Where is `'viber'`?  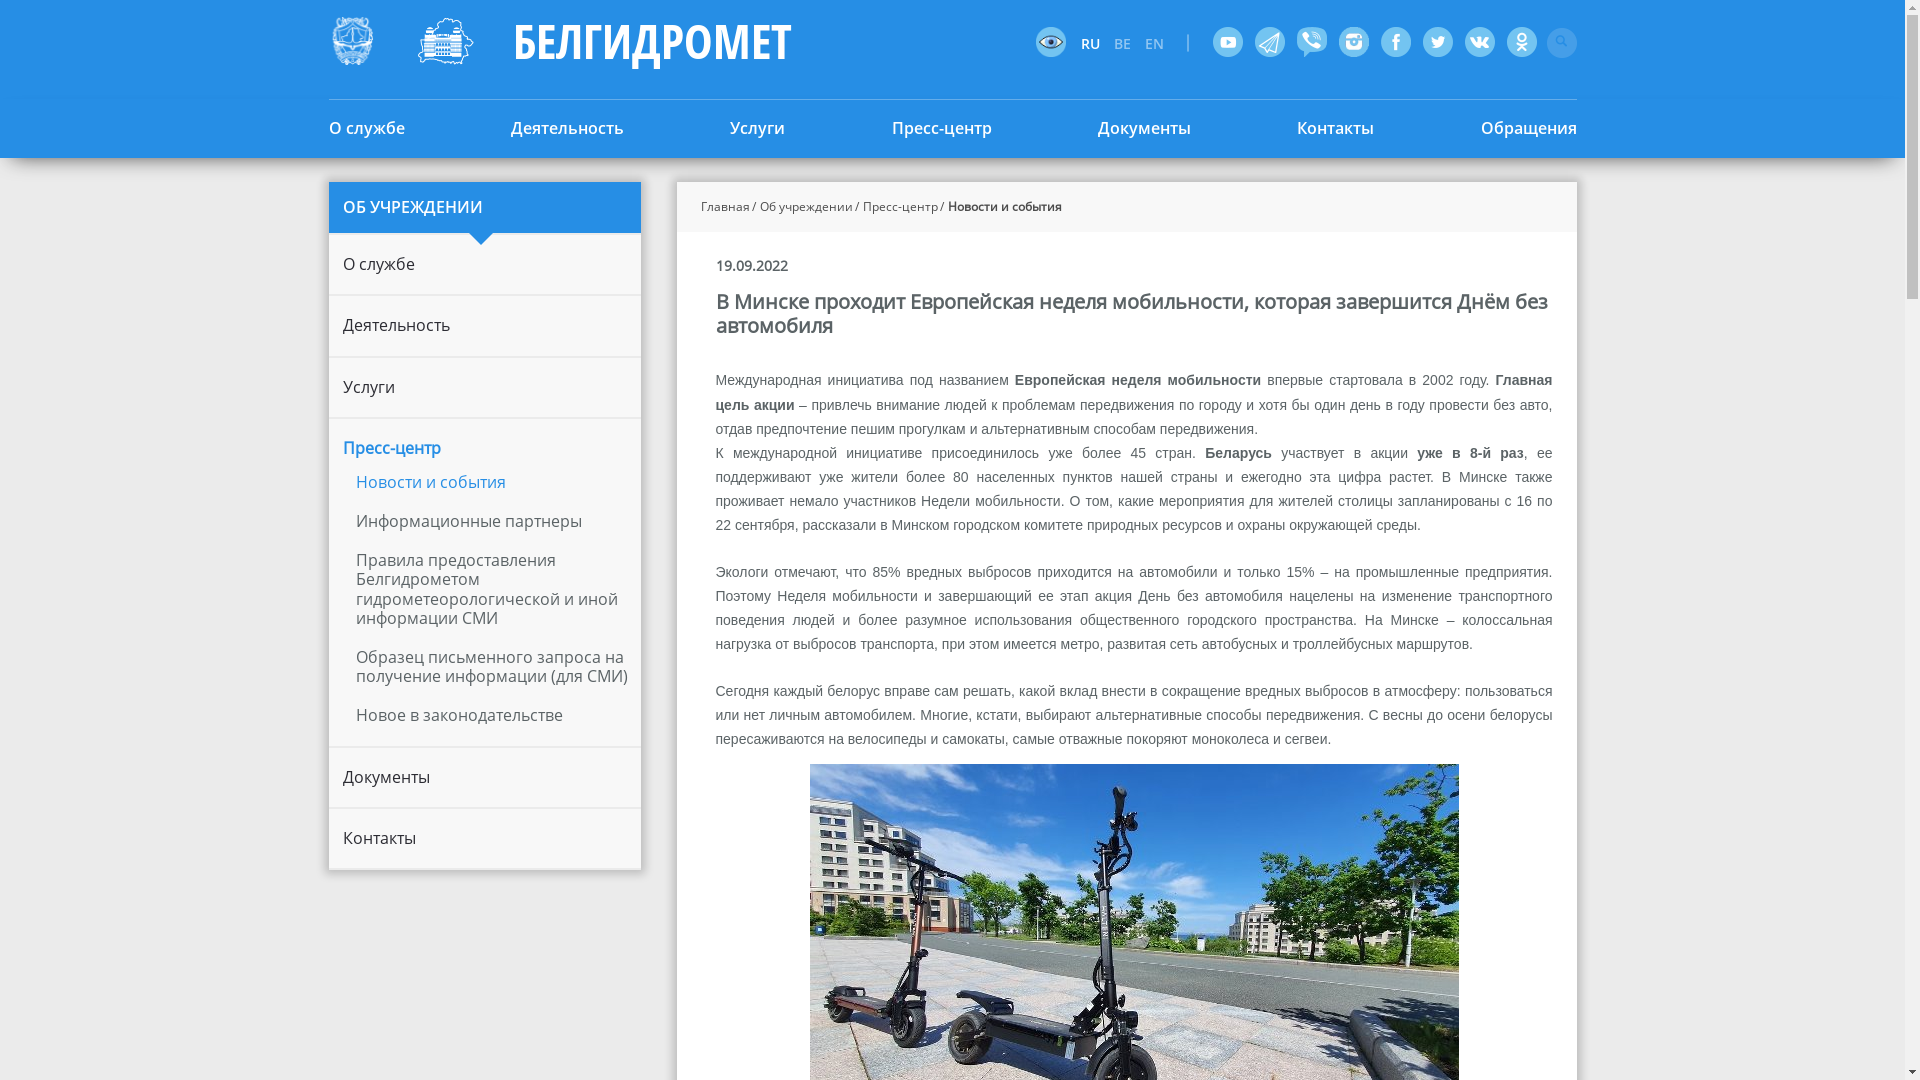
'viber' is located at coordinates (1310, 42).